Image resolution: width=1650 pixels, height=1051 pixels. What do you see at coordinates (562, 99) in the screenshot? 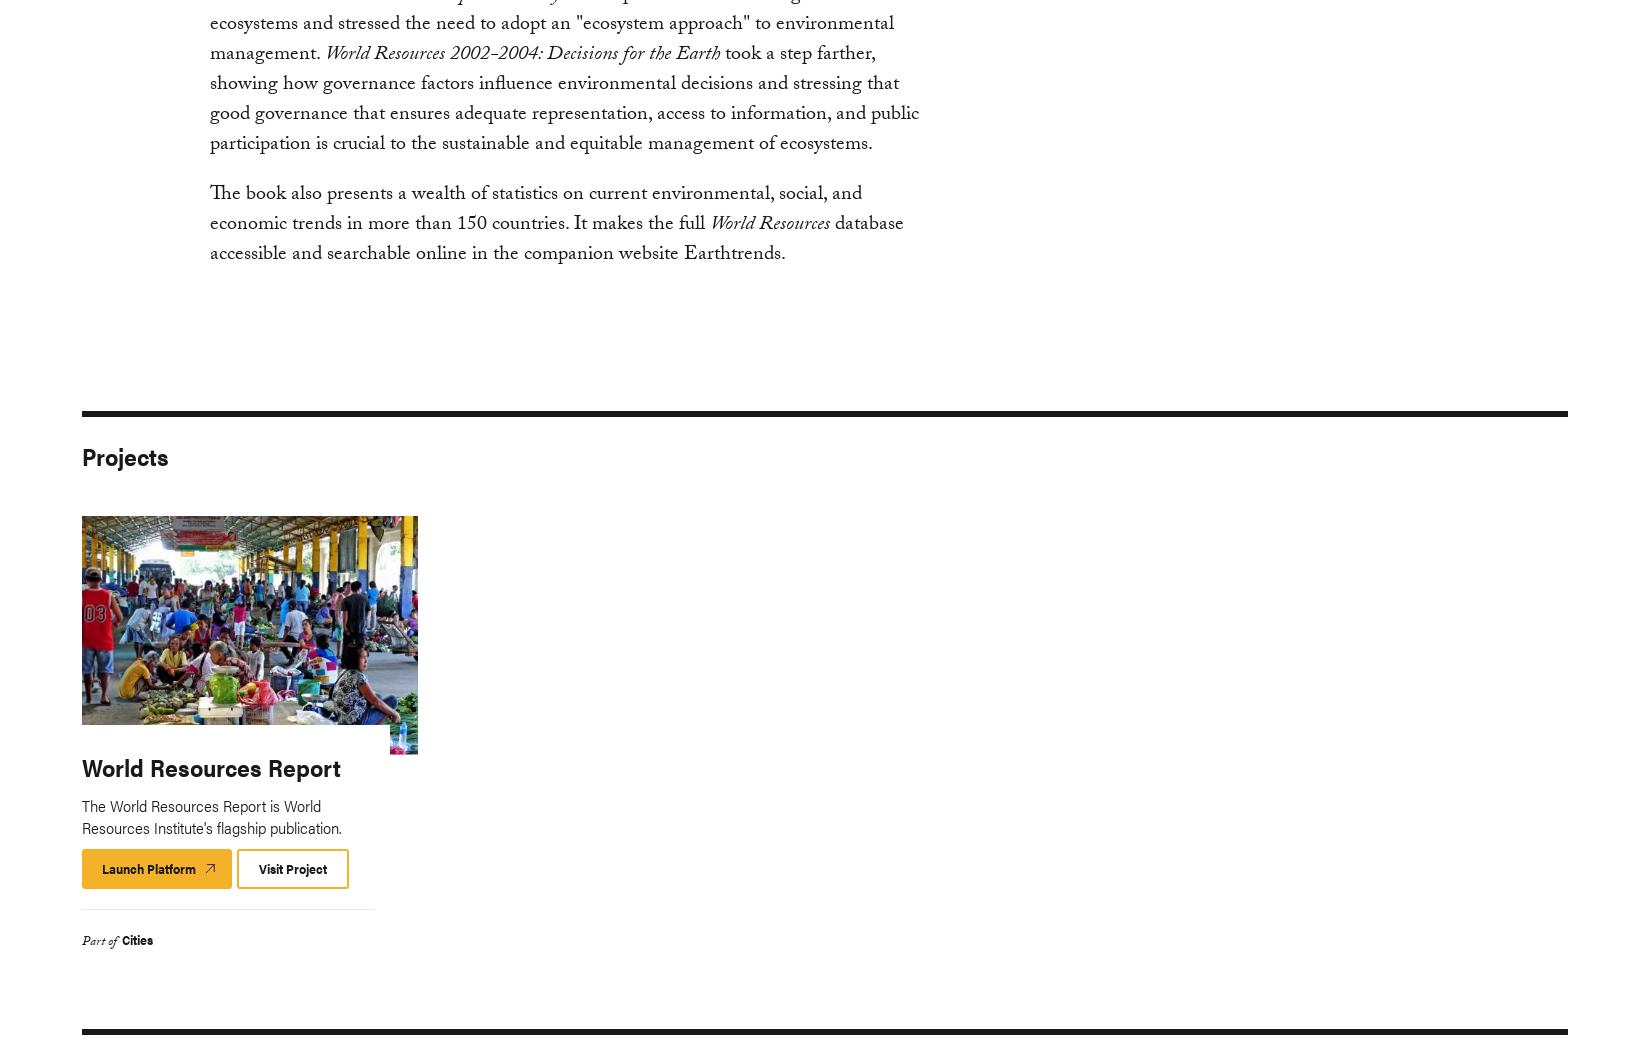
I see `'took a step farther, showing how governance factors influence environmental decisions and stressing that good governance that ensures adequate representation, access to information, and public participation is crucial to the sustainable and equitable management of ecosystems.'` at bounding box center [562, 99].